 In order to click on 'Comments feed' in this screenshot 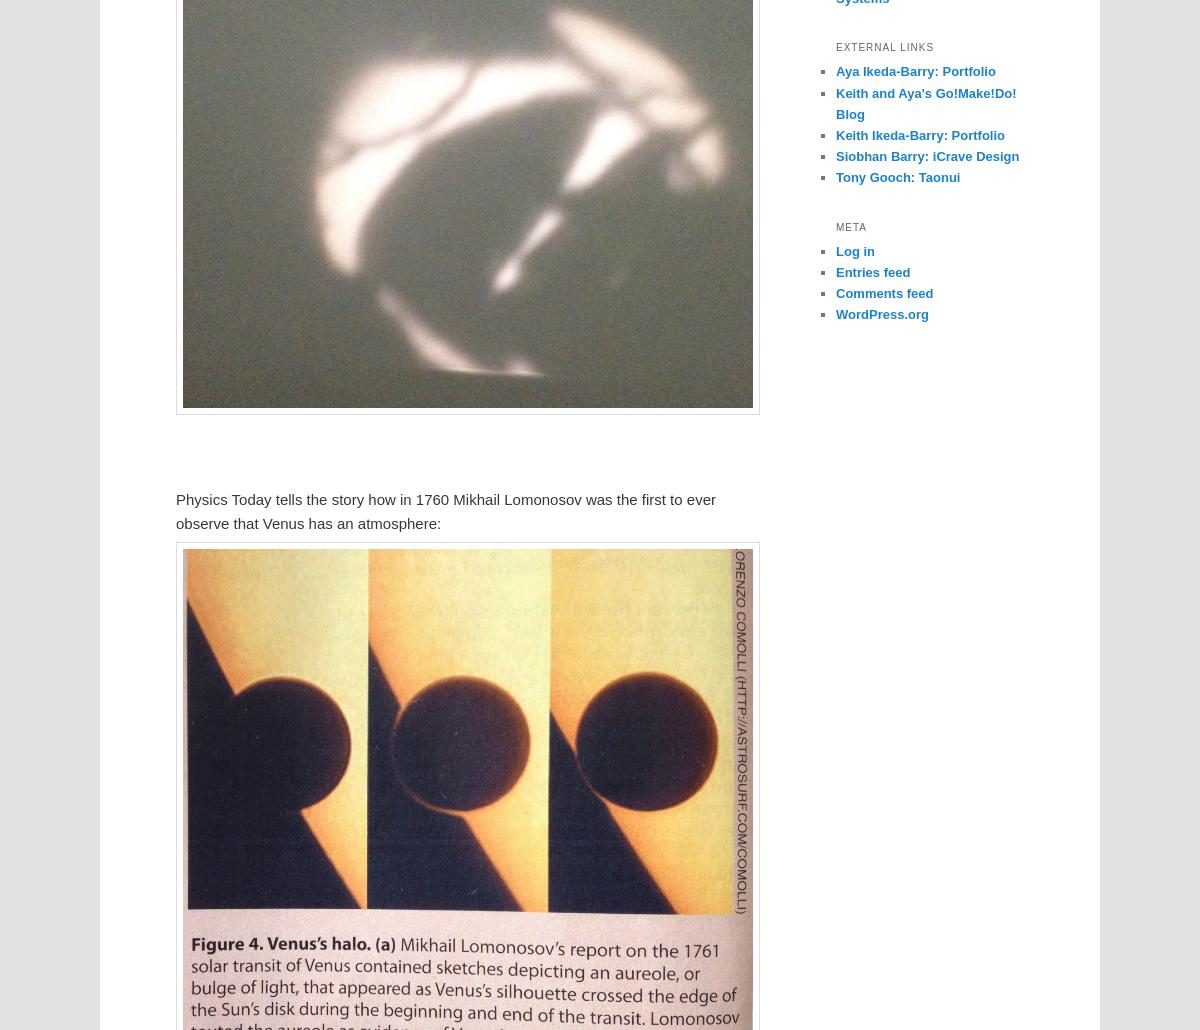, I will do `click(883, 291)`.